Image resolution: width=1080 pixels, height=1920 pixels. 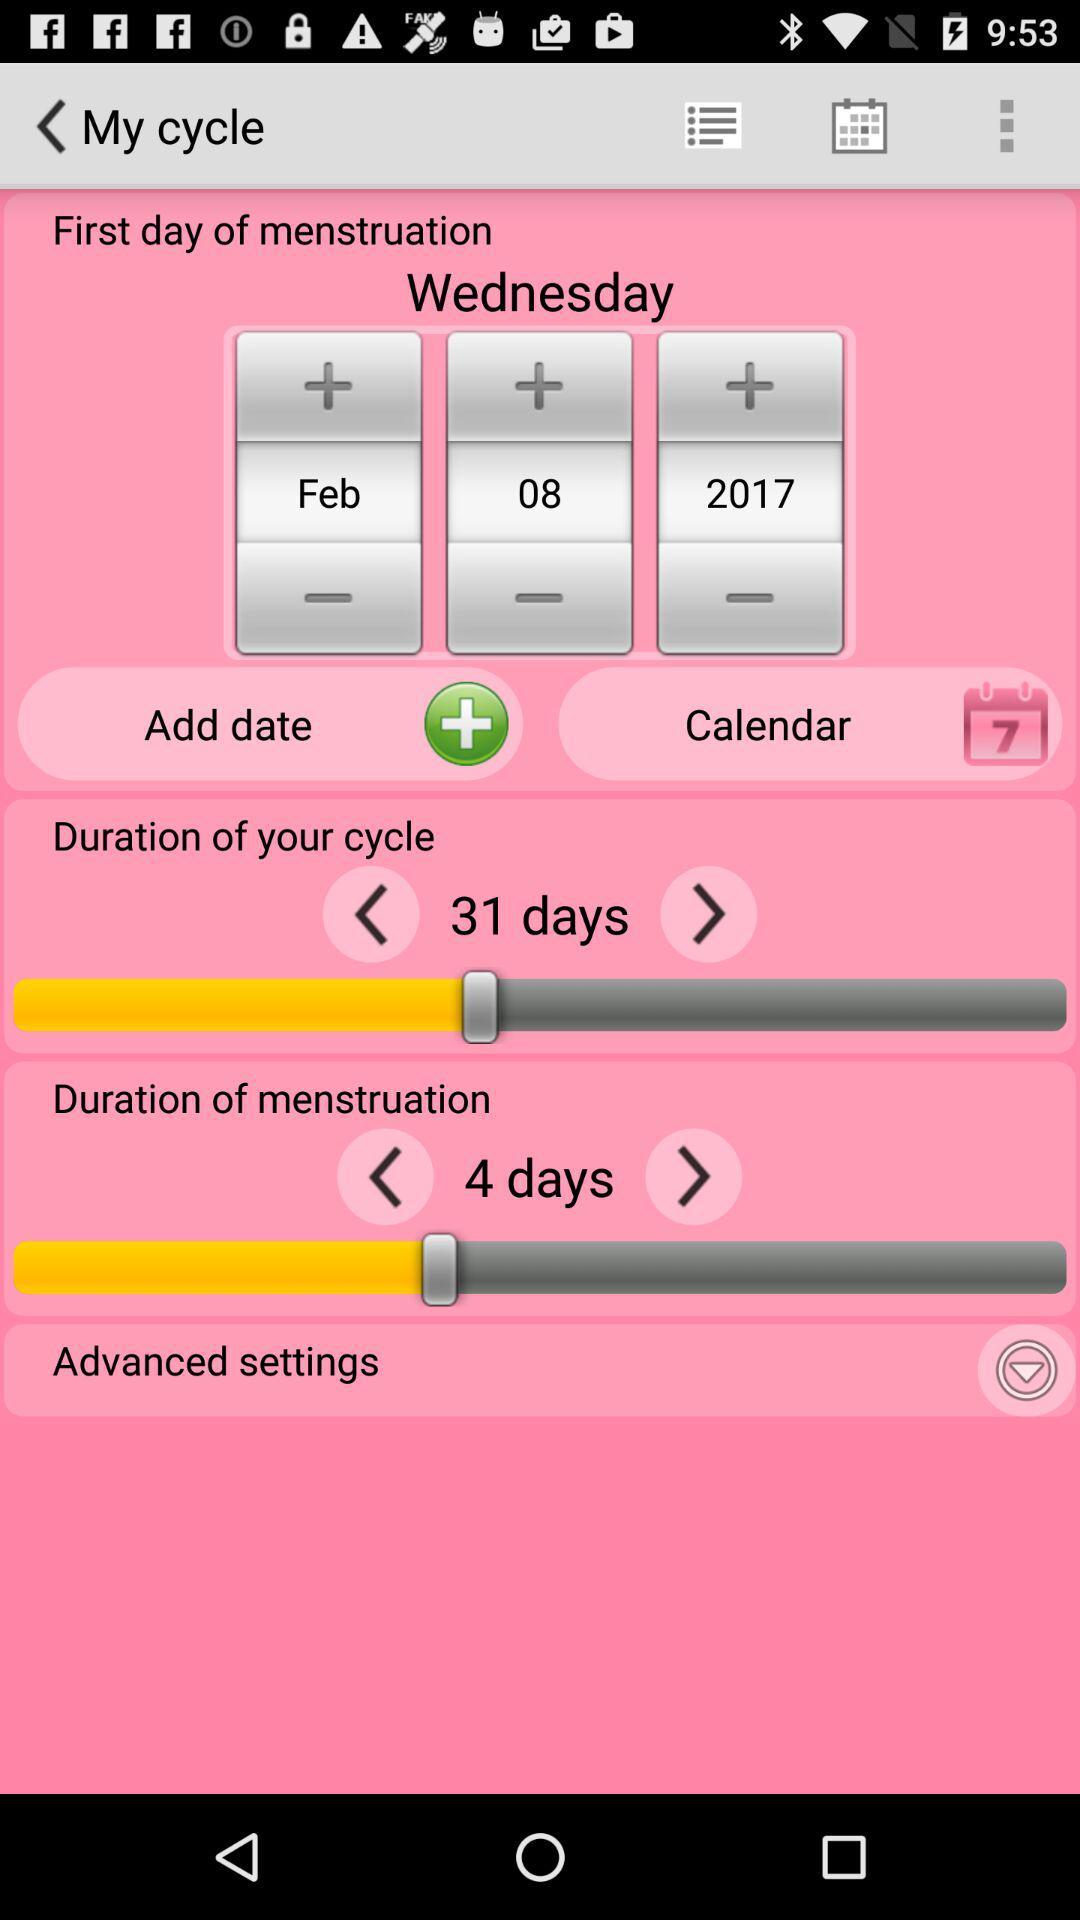 I want to click on the expand_more icon, so click(x=1026, y=1466).